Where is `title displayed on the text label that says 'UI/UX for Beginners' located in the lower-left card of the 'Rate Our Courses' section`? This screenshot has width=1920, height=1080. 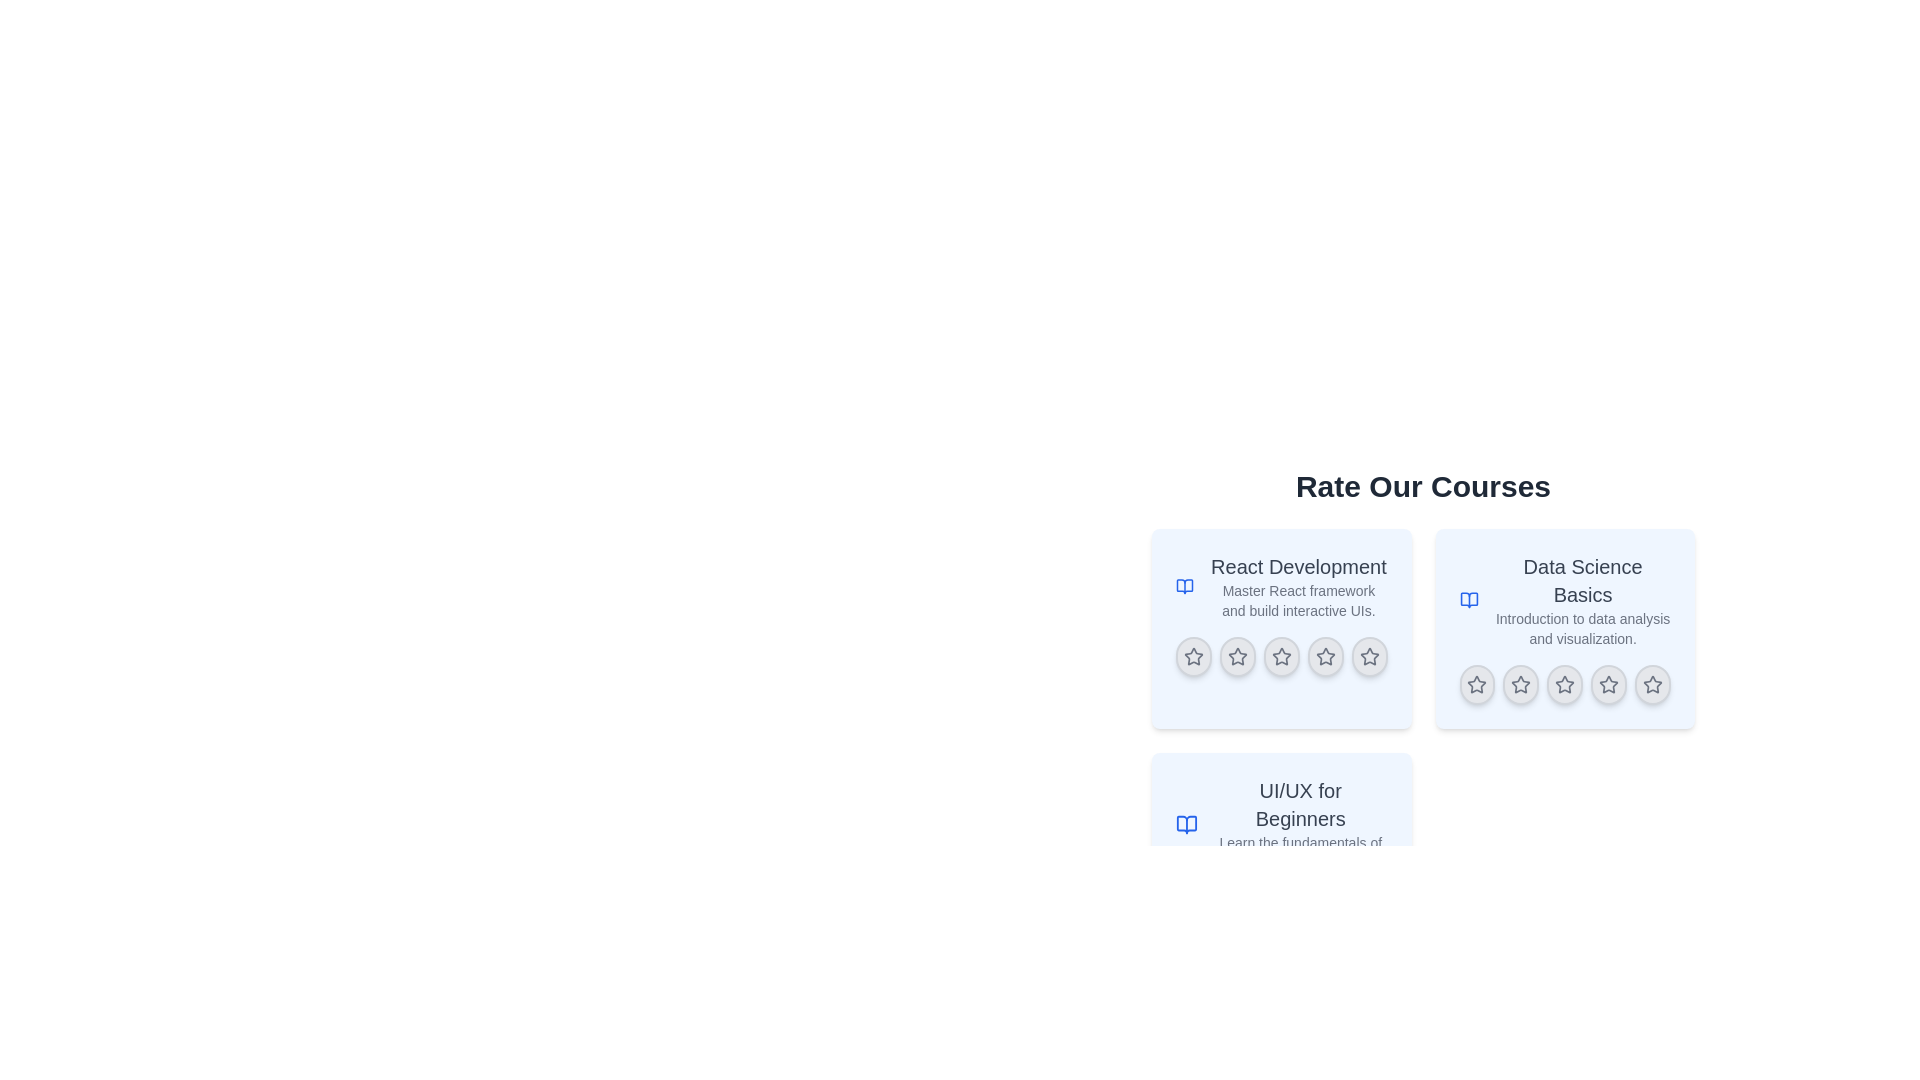 title displayed on the text label that says 'UI/UX for Beginners' located in the lower-left card of the 'Rate Our Courses' section is located at coordinates (1300, 804).